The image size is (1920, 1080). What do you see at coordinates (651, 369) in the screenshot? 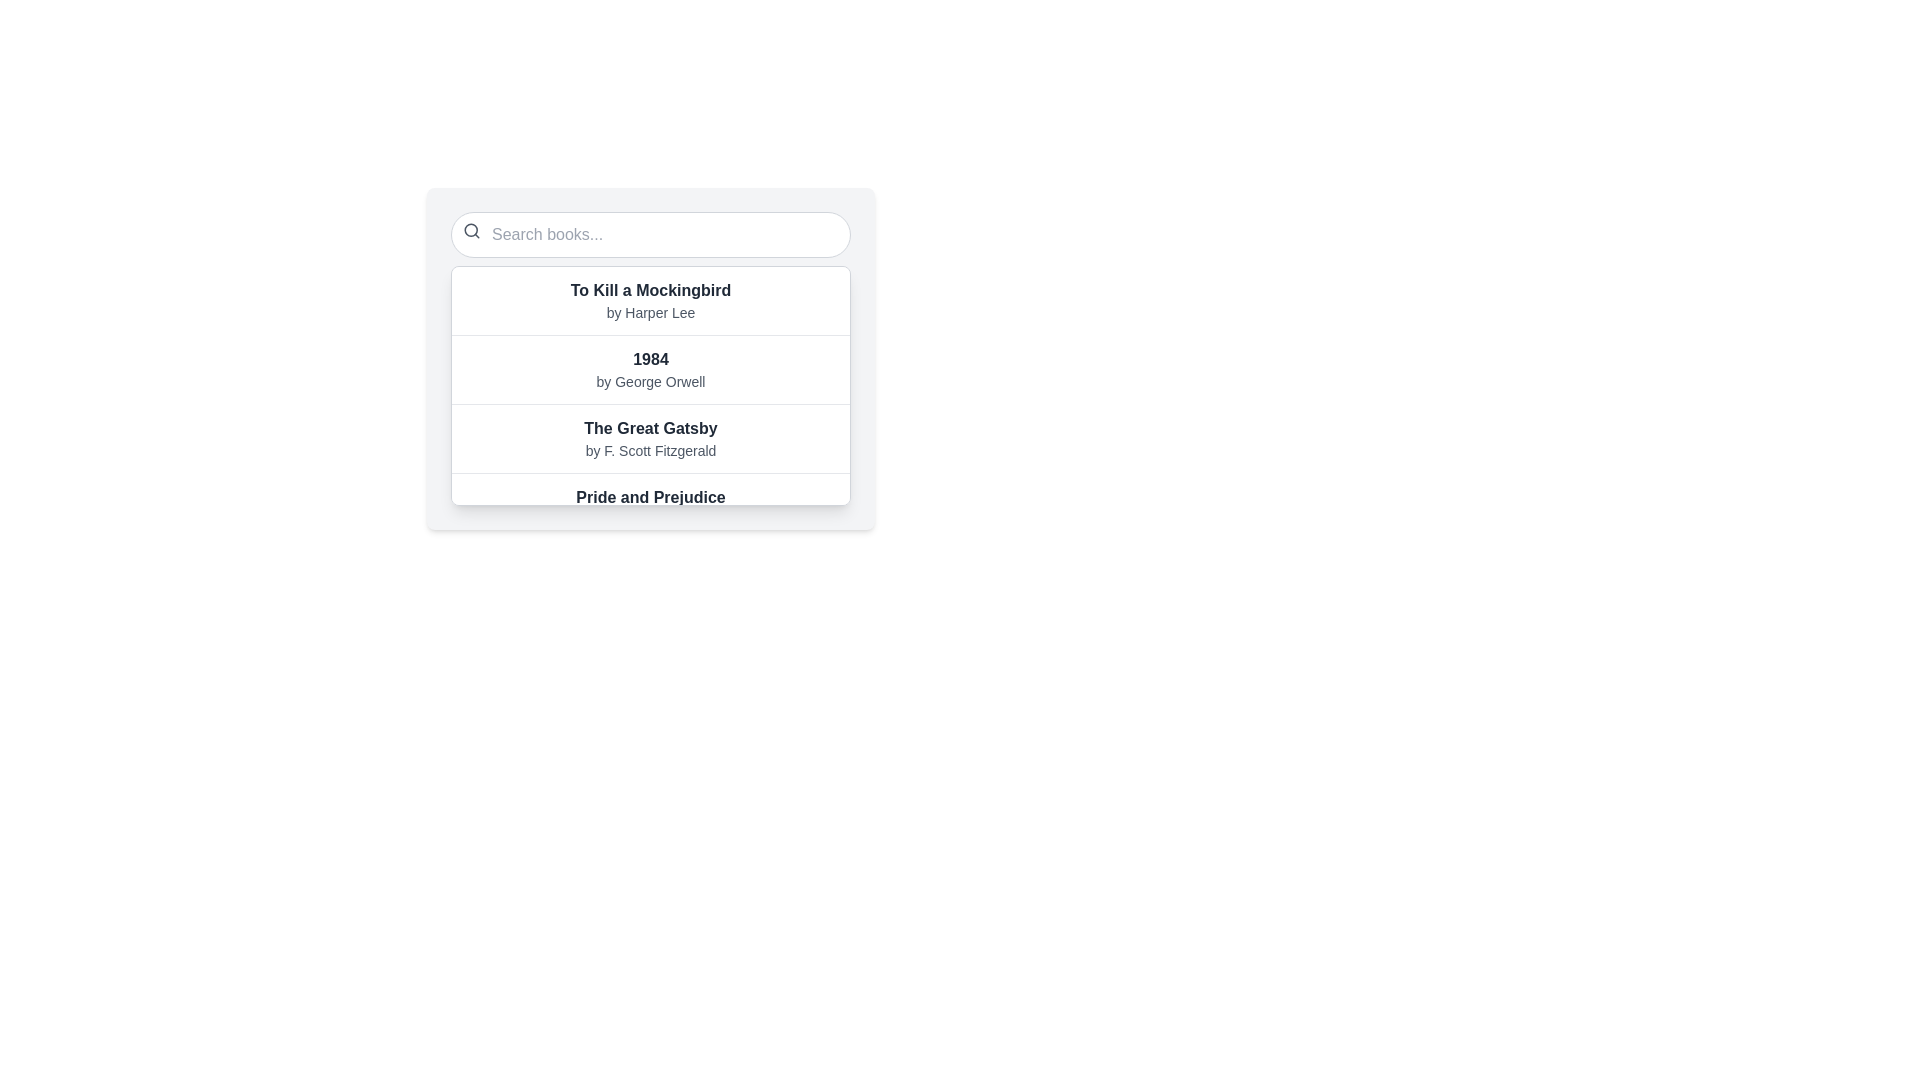
I see `the list item representing the book '1984' by George Orwell, which is the second item in the dropdown suggestions` at bounding box center [651, 369].